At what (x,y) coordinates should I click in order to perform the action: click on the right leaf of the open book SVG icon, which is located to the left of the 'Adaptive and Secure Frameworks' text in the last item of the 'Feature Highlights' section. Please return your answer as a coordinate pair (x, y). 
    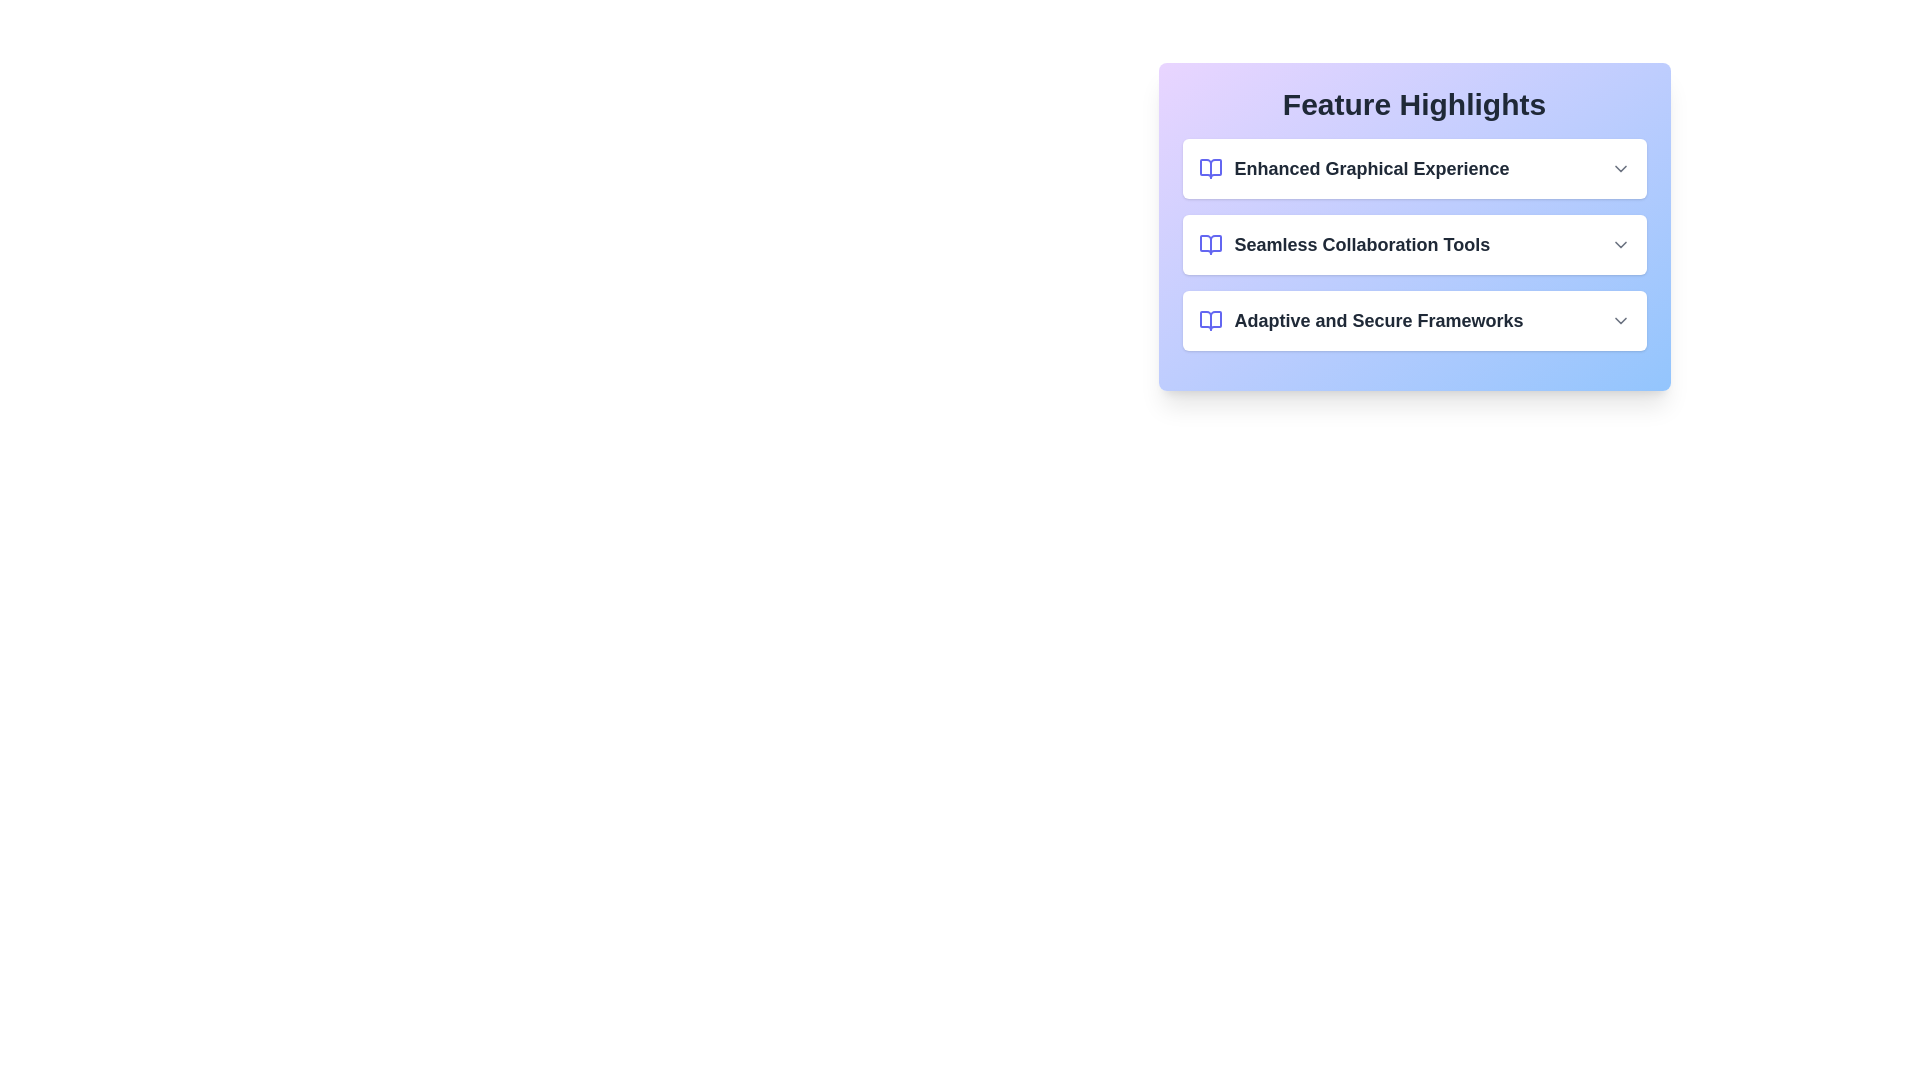
    Looking at the image, I should click on (1209, 319).